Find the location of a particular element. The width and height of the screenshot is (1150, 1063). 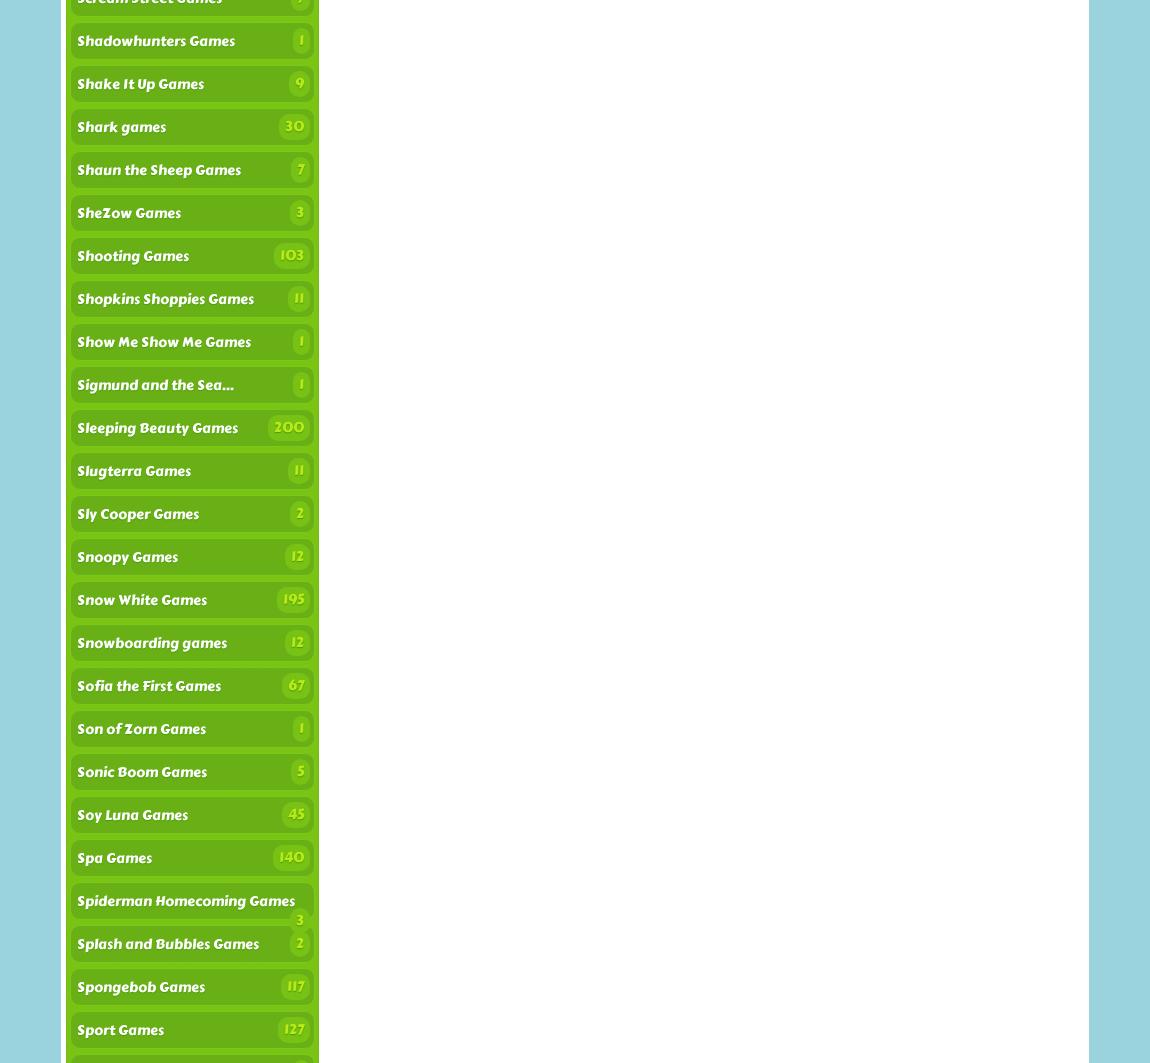

'127' is located at coordinates (283, 1028).